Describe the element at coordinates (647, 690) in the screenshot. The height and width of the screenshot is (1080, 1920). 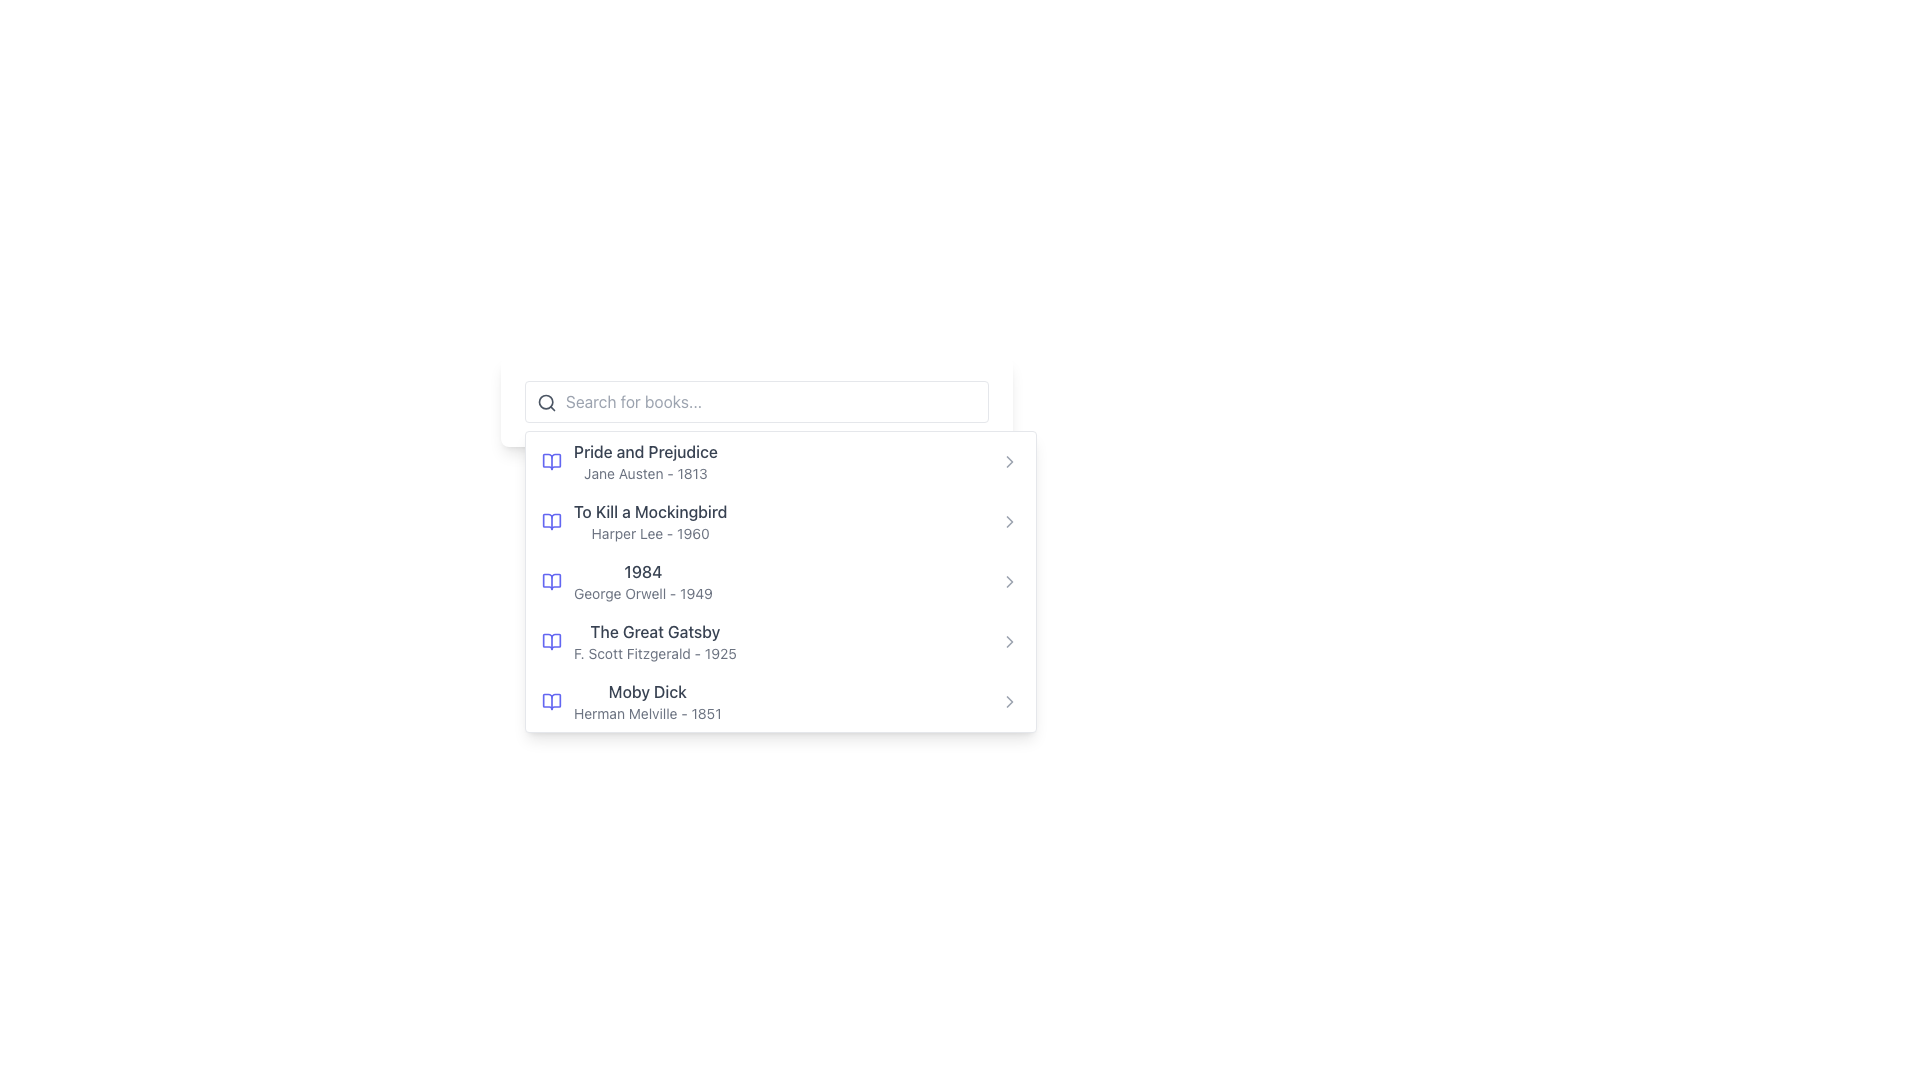
I see `the Text Label displaying 'Moby Dick' in the dropdown list under 'Search for books...' bar, specifically in the fifth position` at that location.